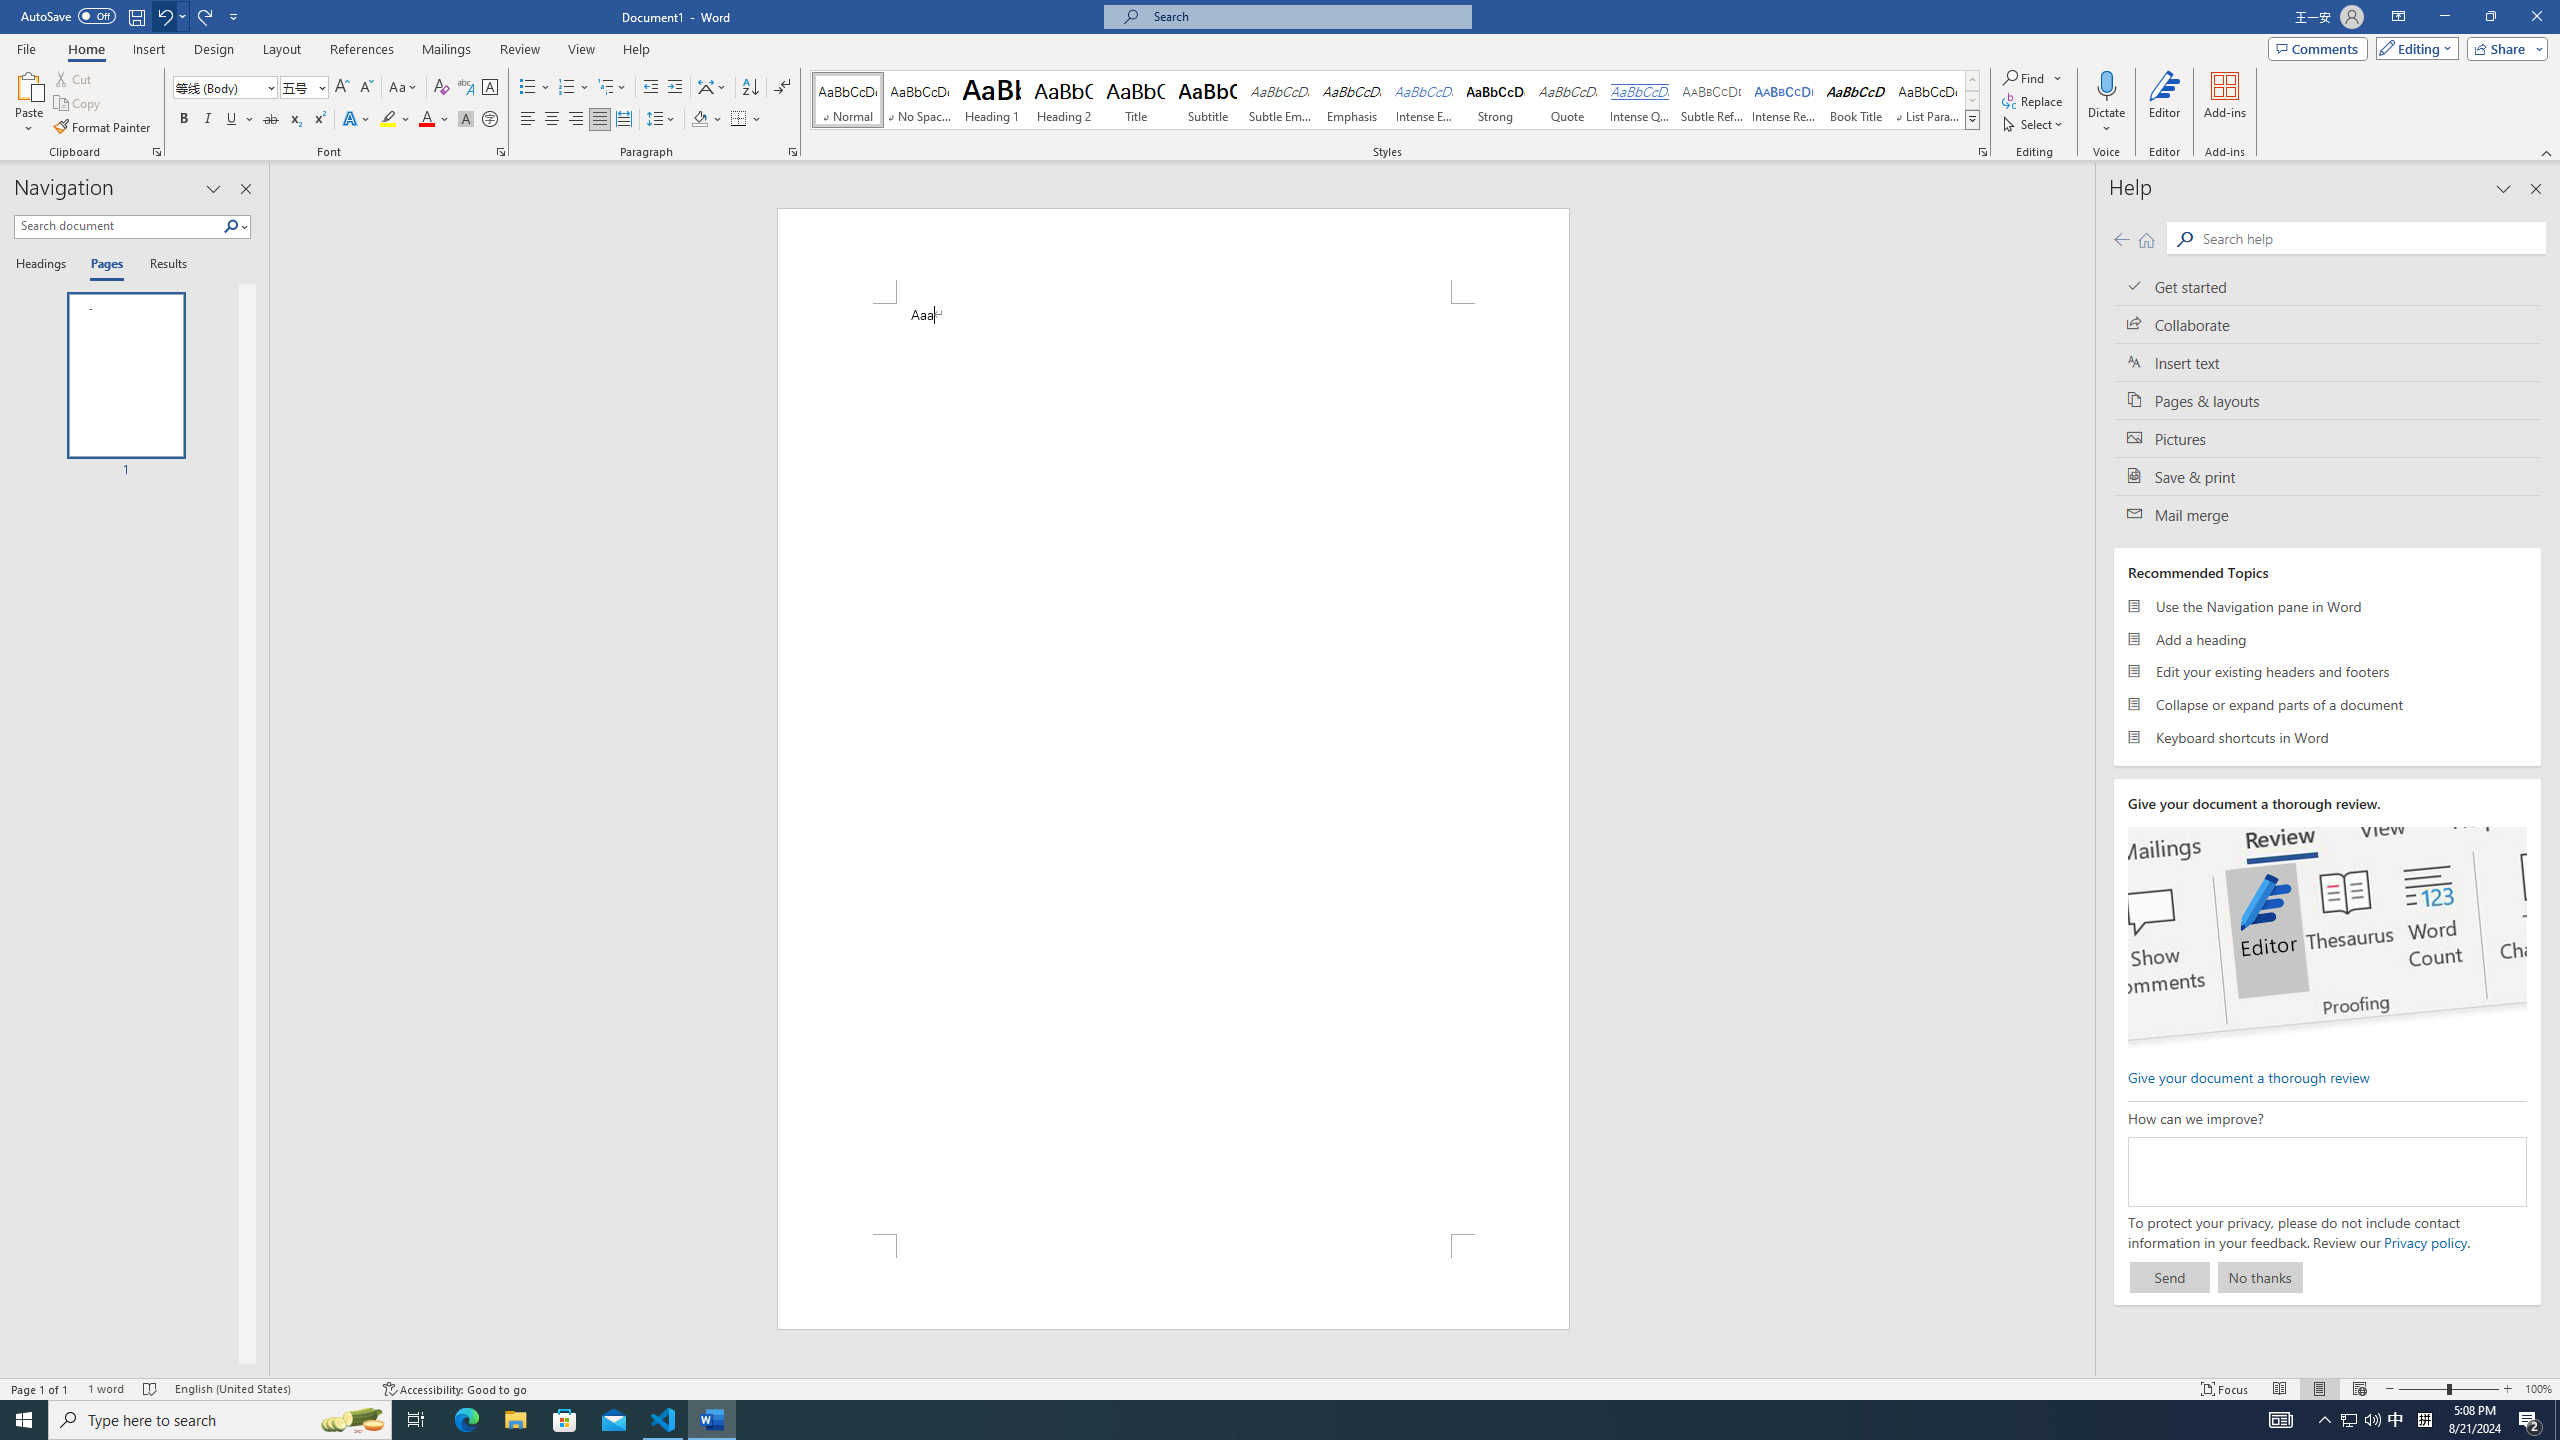 Image resolution: width=2560 pixels, height=1440 pixels. What do you see at coordinates (489, 118) in the screenshot?
I see `'Enclose Characters...'` at bounding box center [489, 118].